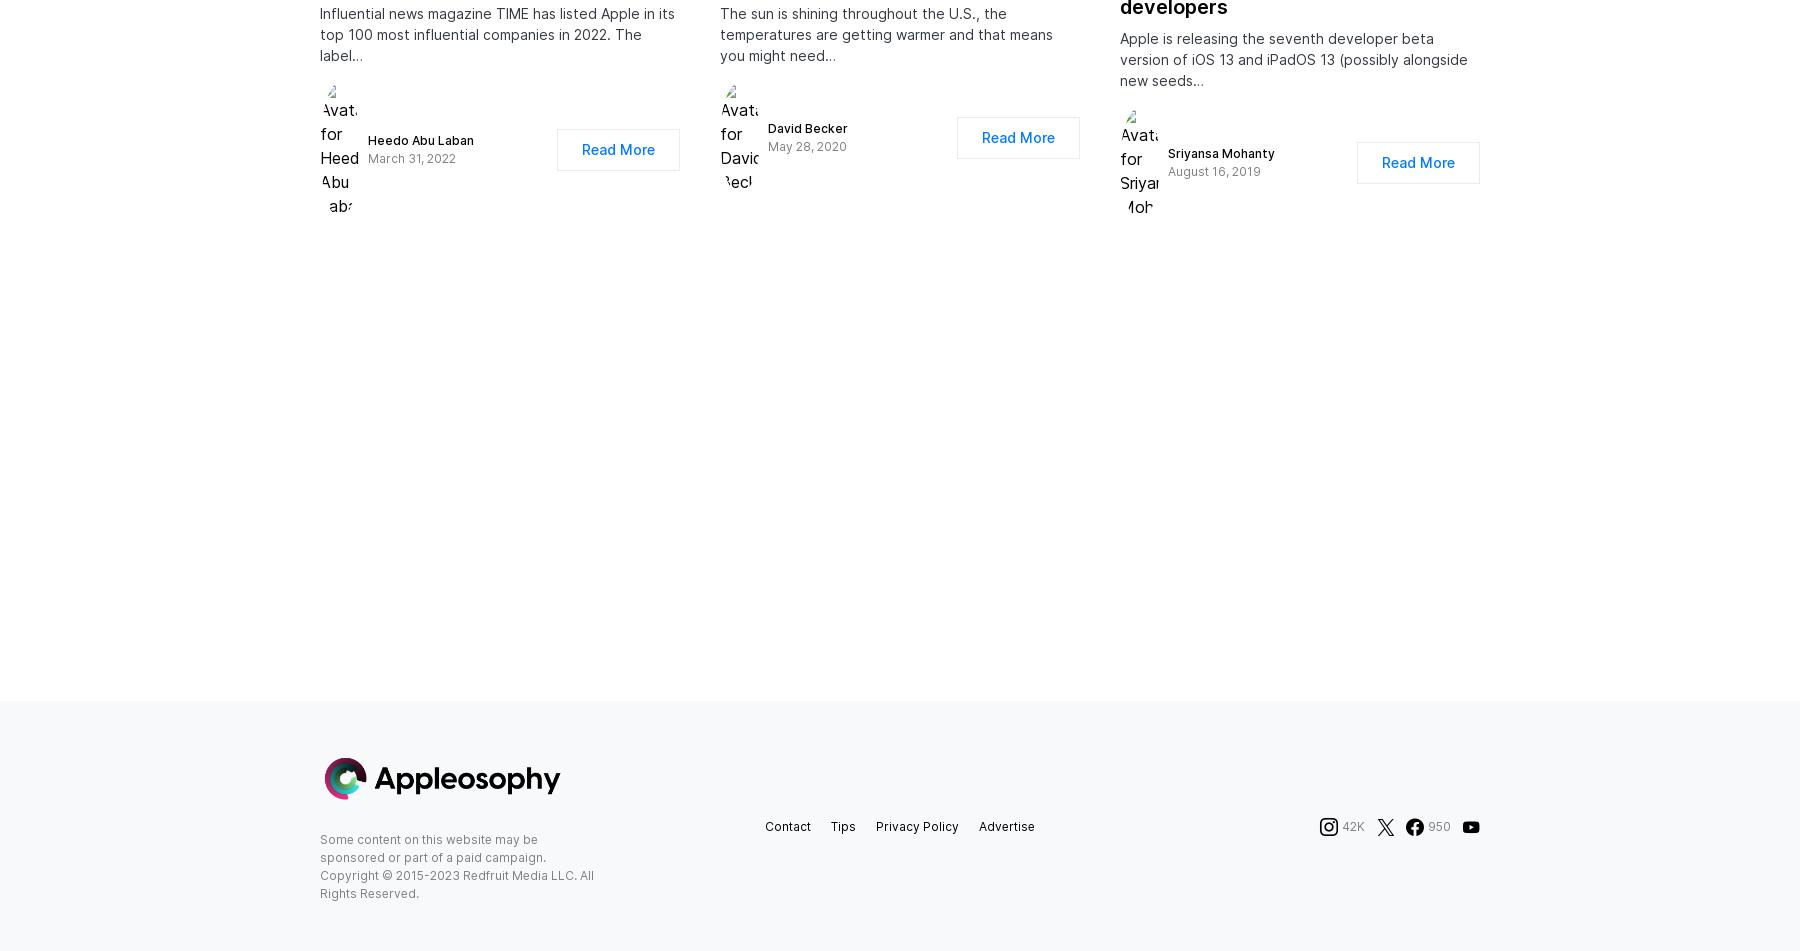 Image resolution: width=1800 pixels, height=951 pixels. Describe the element at coordinates (1352, 845) in the screenshot. I see `'42K'` at that location.